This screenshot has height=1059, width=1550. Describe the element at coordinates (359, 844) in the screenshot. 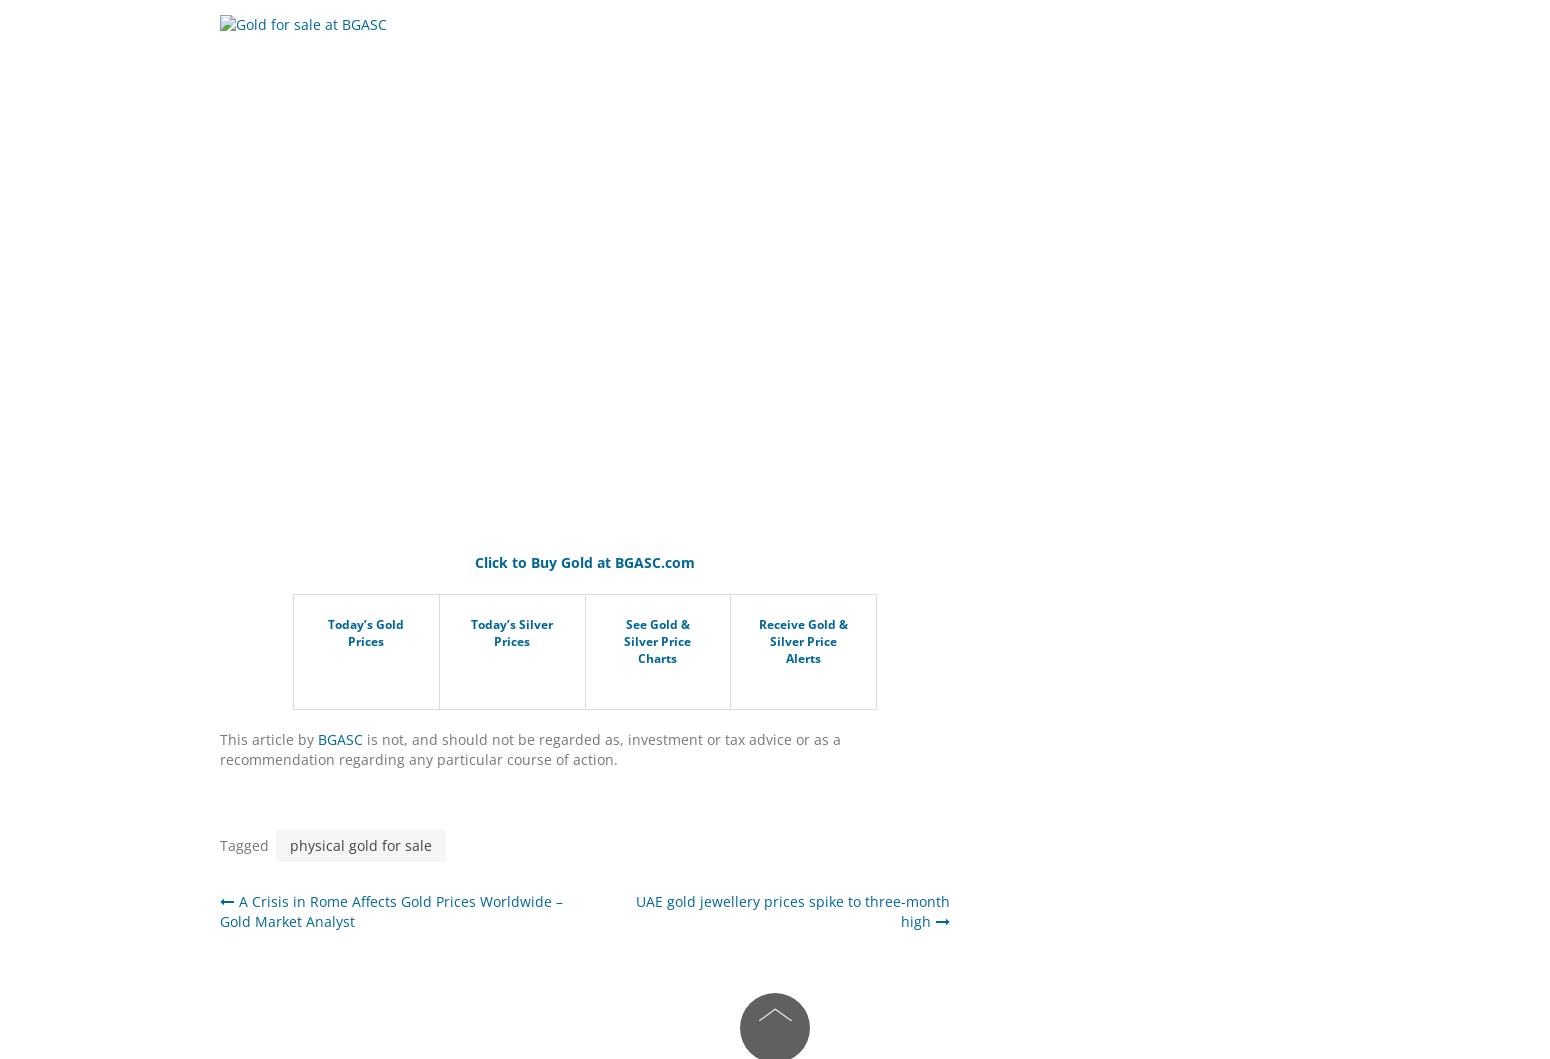

I see `'physical gold for sale'` at that location.